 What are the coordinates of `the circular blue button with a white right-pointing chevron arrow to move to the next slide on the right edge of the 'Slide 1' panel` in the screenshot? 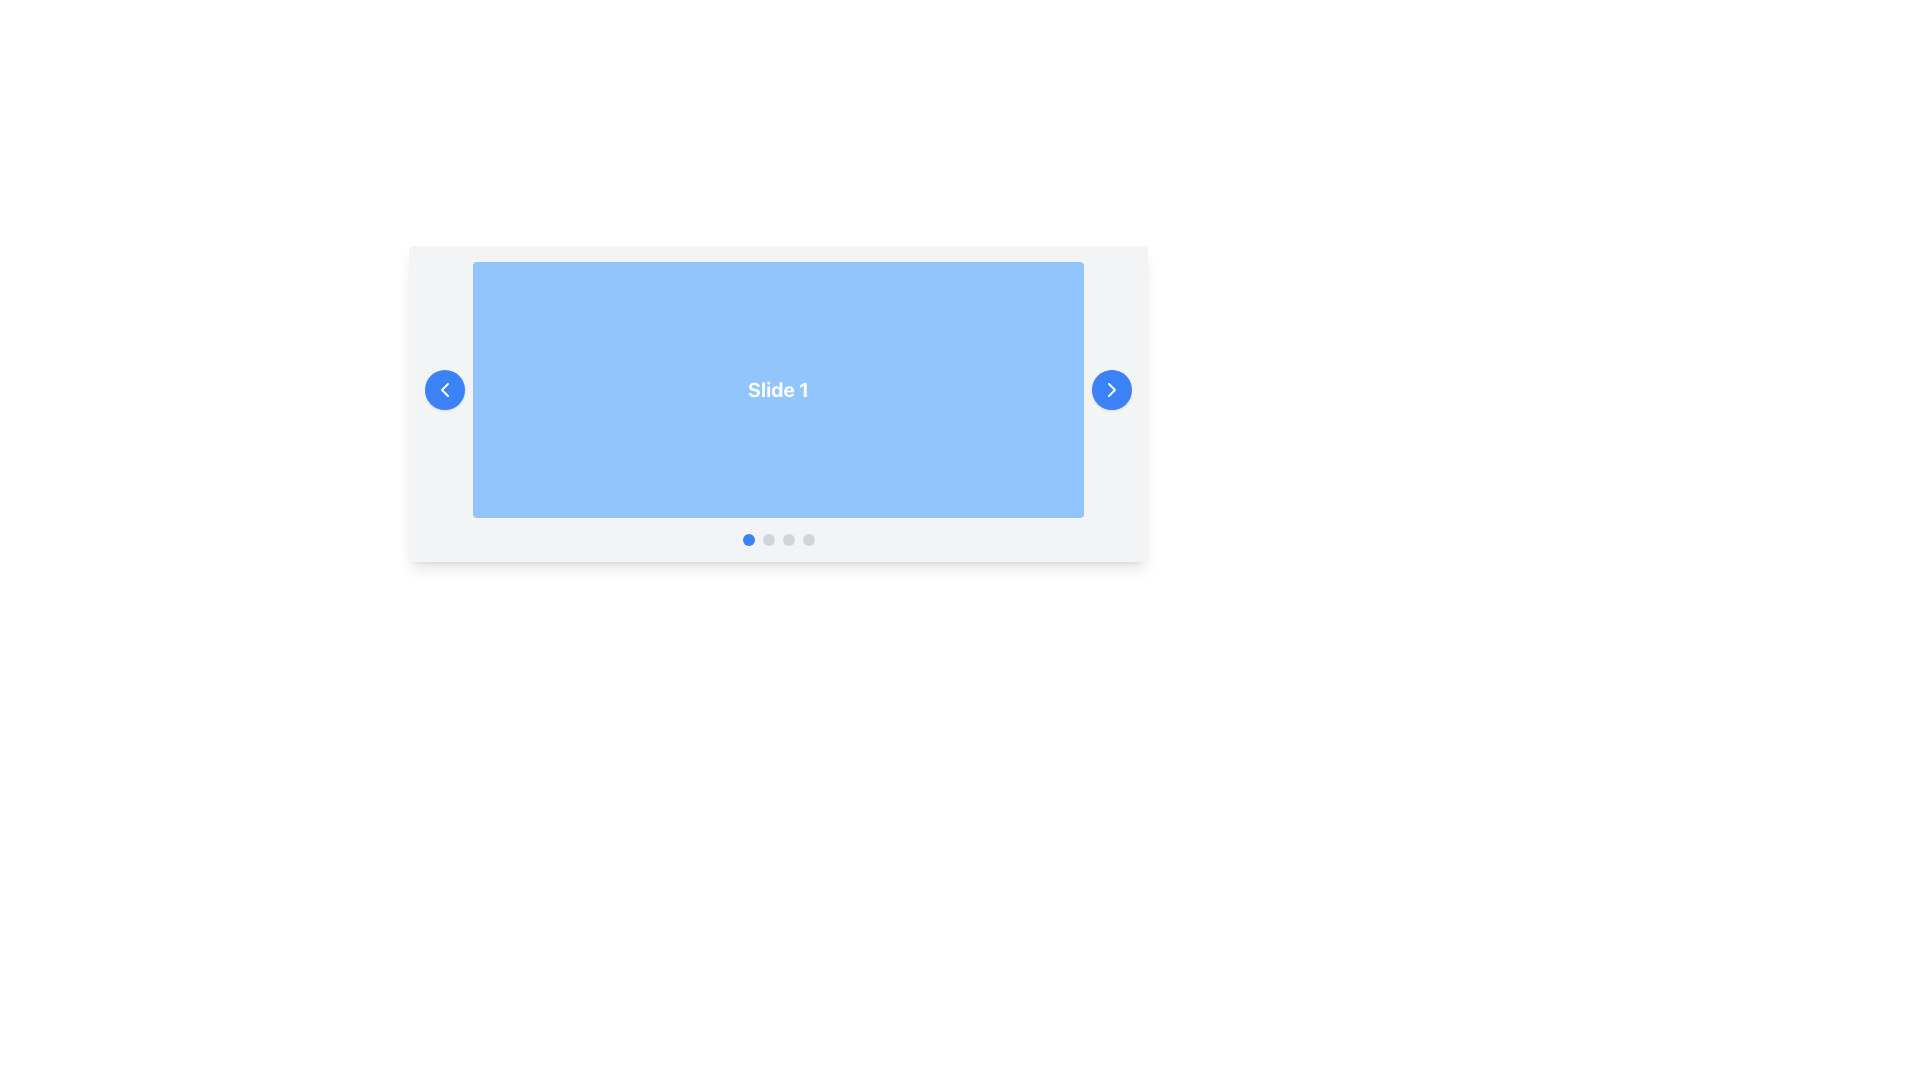 It's located at (1111, 389).